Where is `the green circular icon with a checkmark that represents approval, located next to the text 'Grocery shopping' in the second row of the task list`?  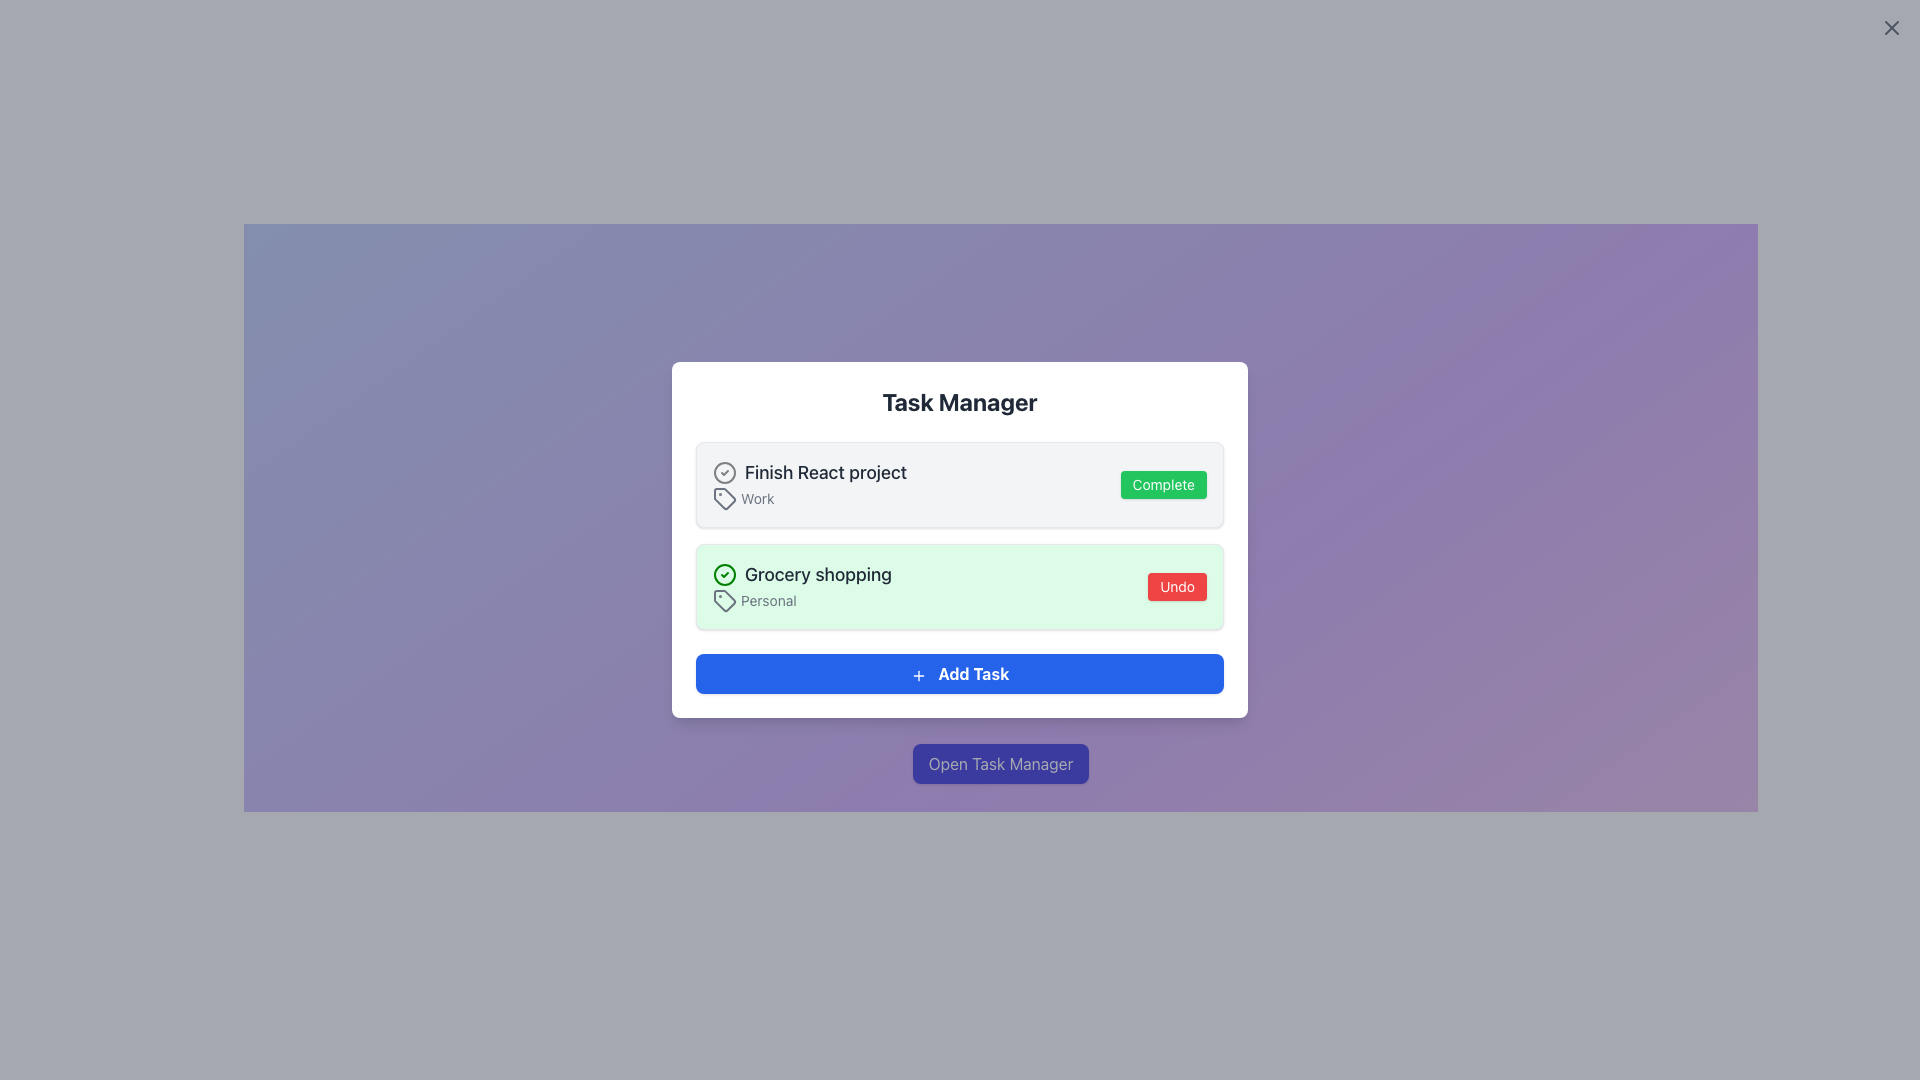
the green circular icon with a checkmark that represents approval, located next to the text 'Grocery shopping' in the second row of the task list is located at coordinates (723, 574).